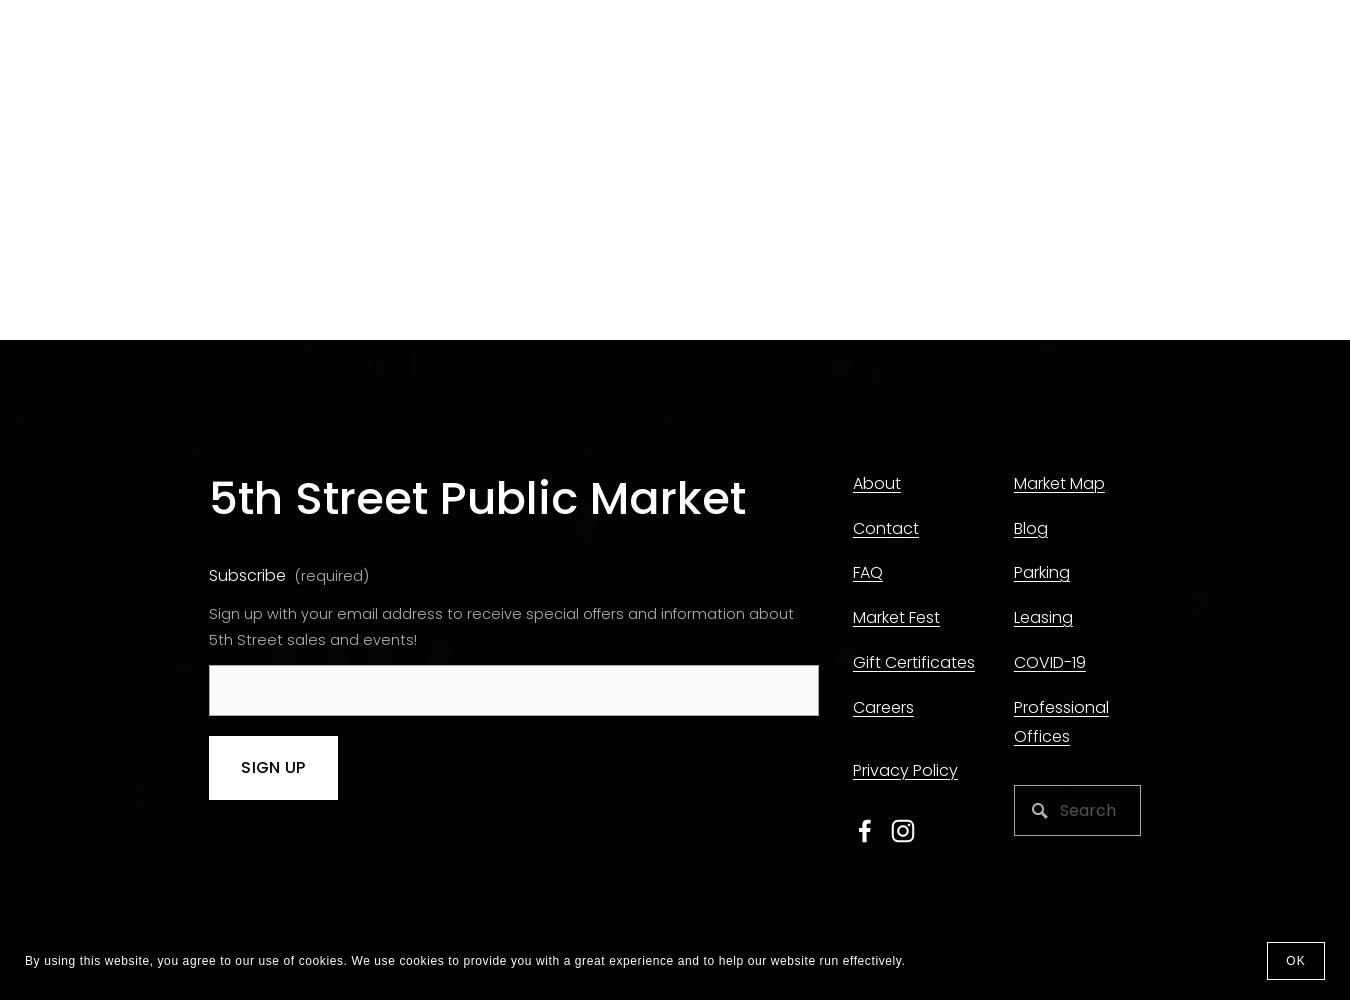 The width and height of the screenshot is (1350, 1000). Describe the element at coordinates (895, 616) in the screenshot. I see `'Market Fest'` at that location.